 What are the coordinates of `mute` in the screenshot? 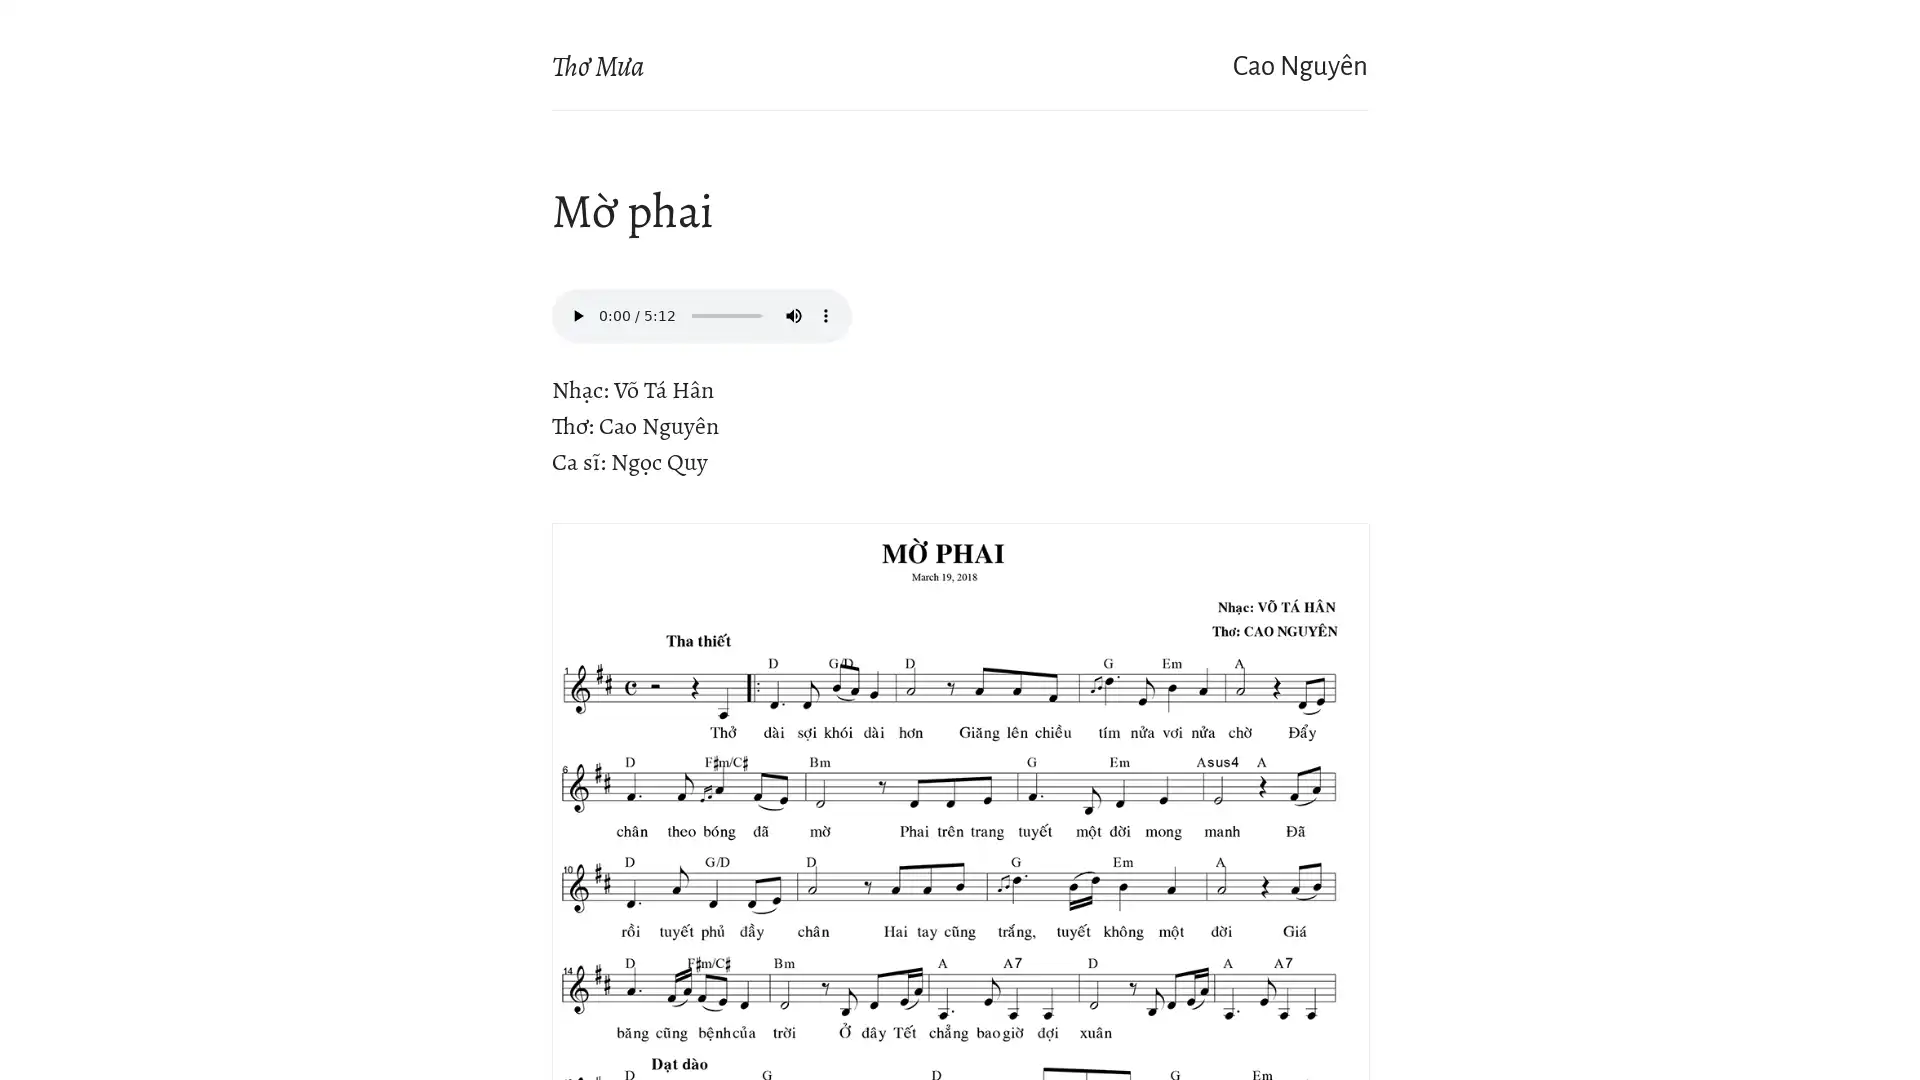 It's located at (792, 315).